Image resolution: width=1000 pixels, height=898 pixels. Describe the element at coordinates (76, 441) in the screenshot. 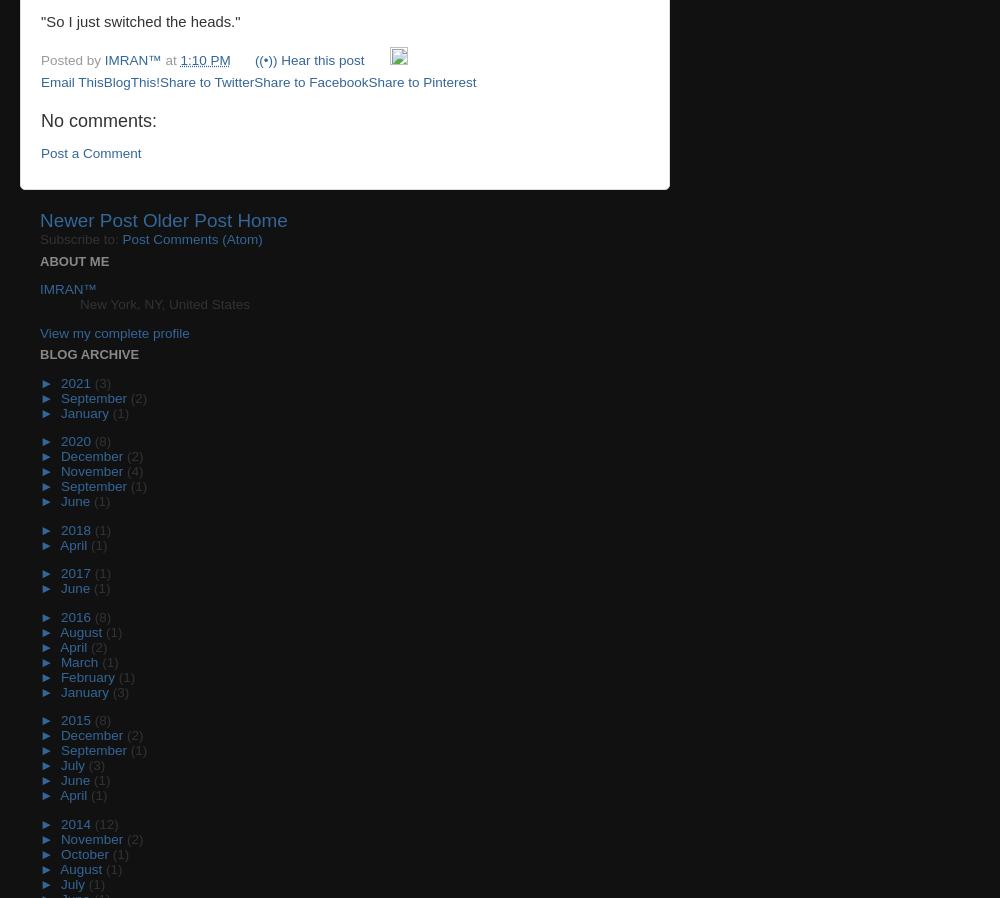

I see `'2020'` at that location.